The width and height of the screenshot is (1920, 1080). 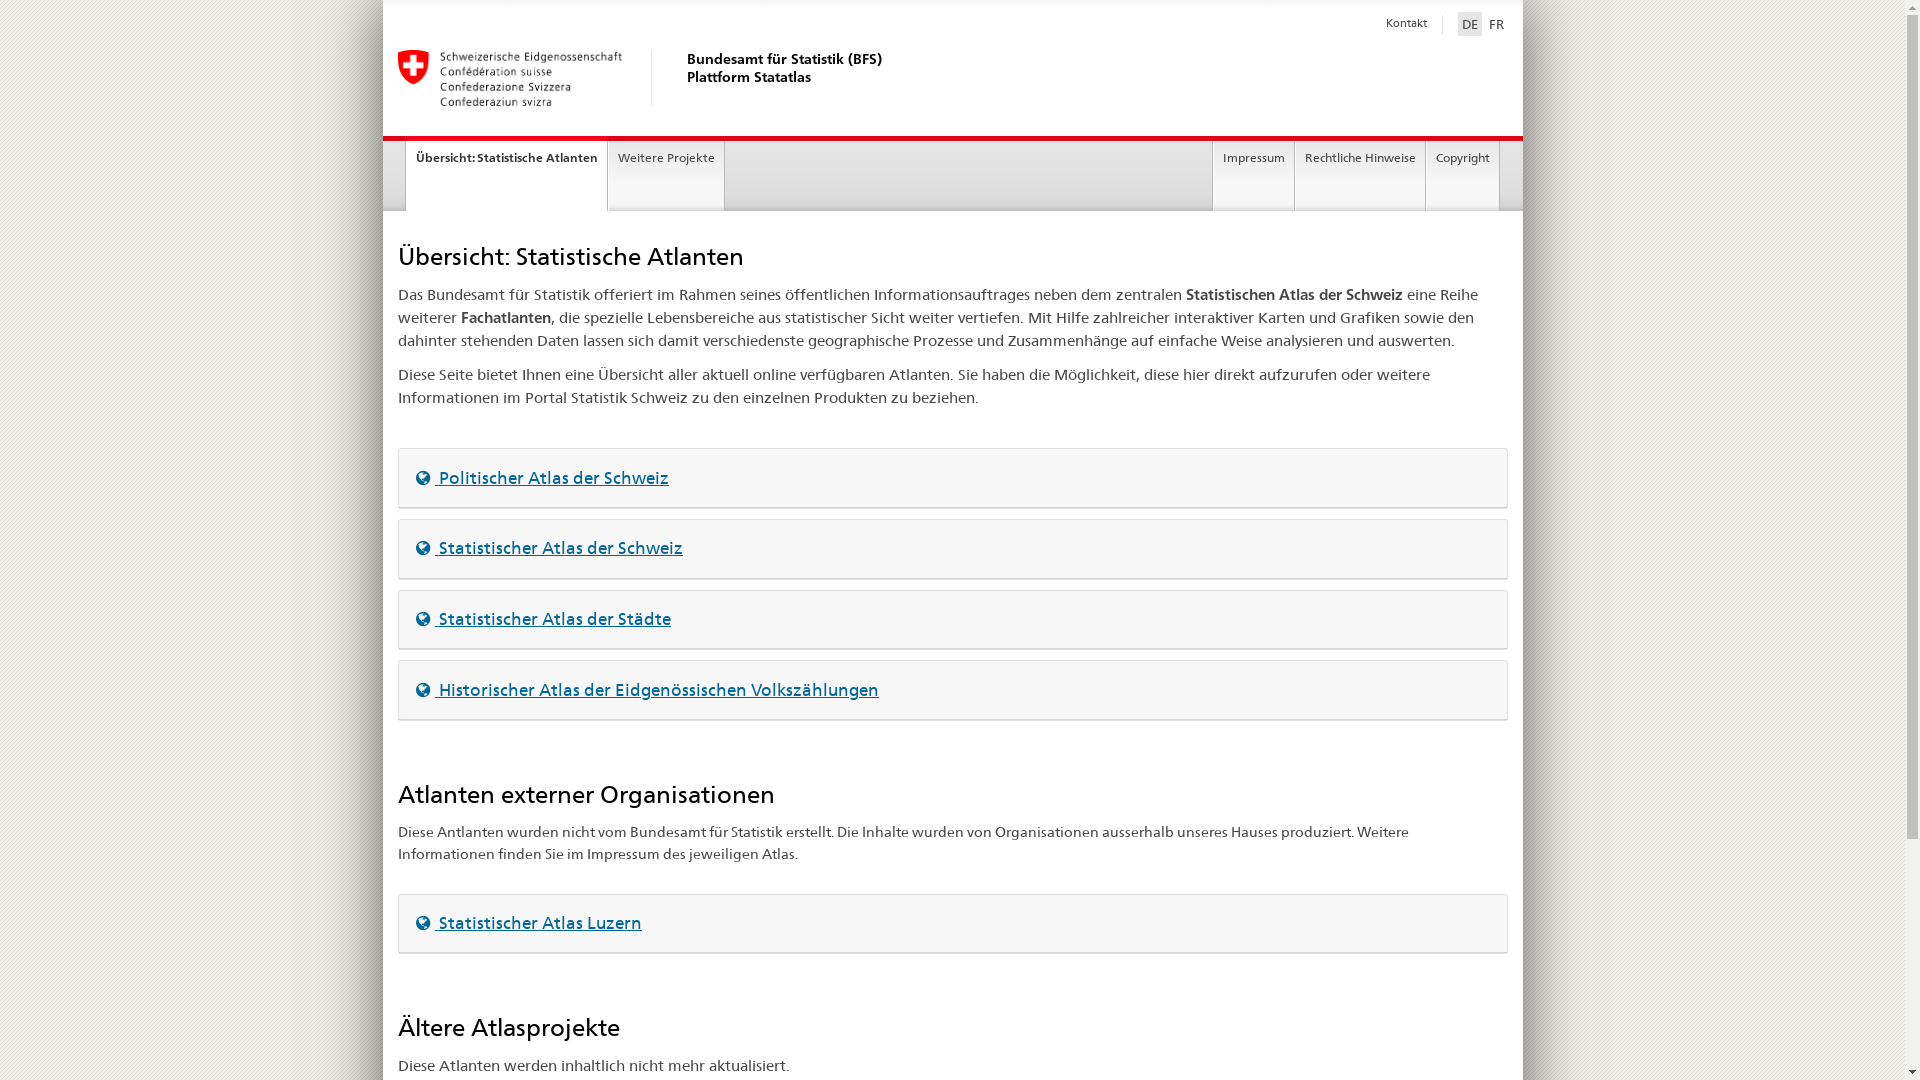 What do you see at coordinates (1495, 23) in the screenshot?
I see `'FR'` at bounding box center [1495, 23].